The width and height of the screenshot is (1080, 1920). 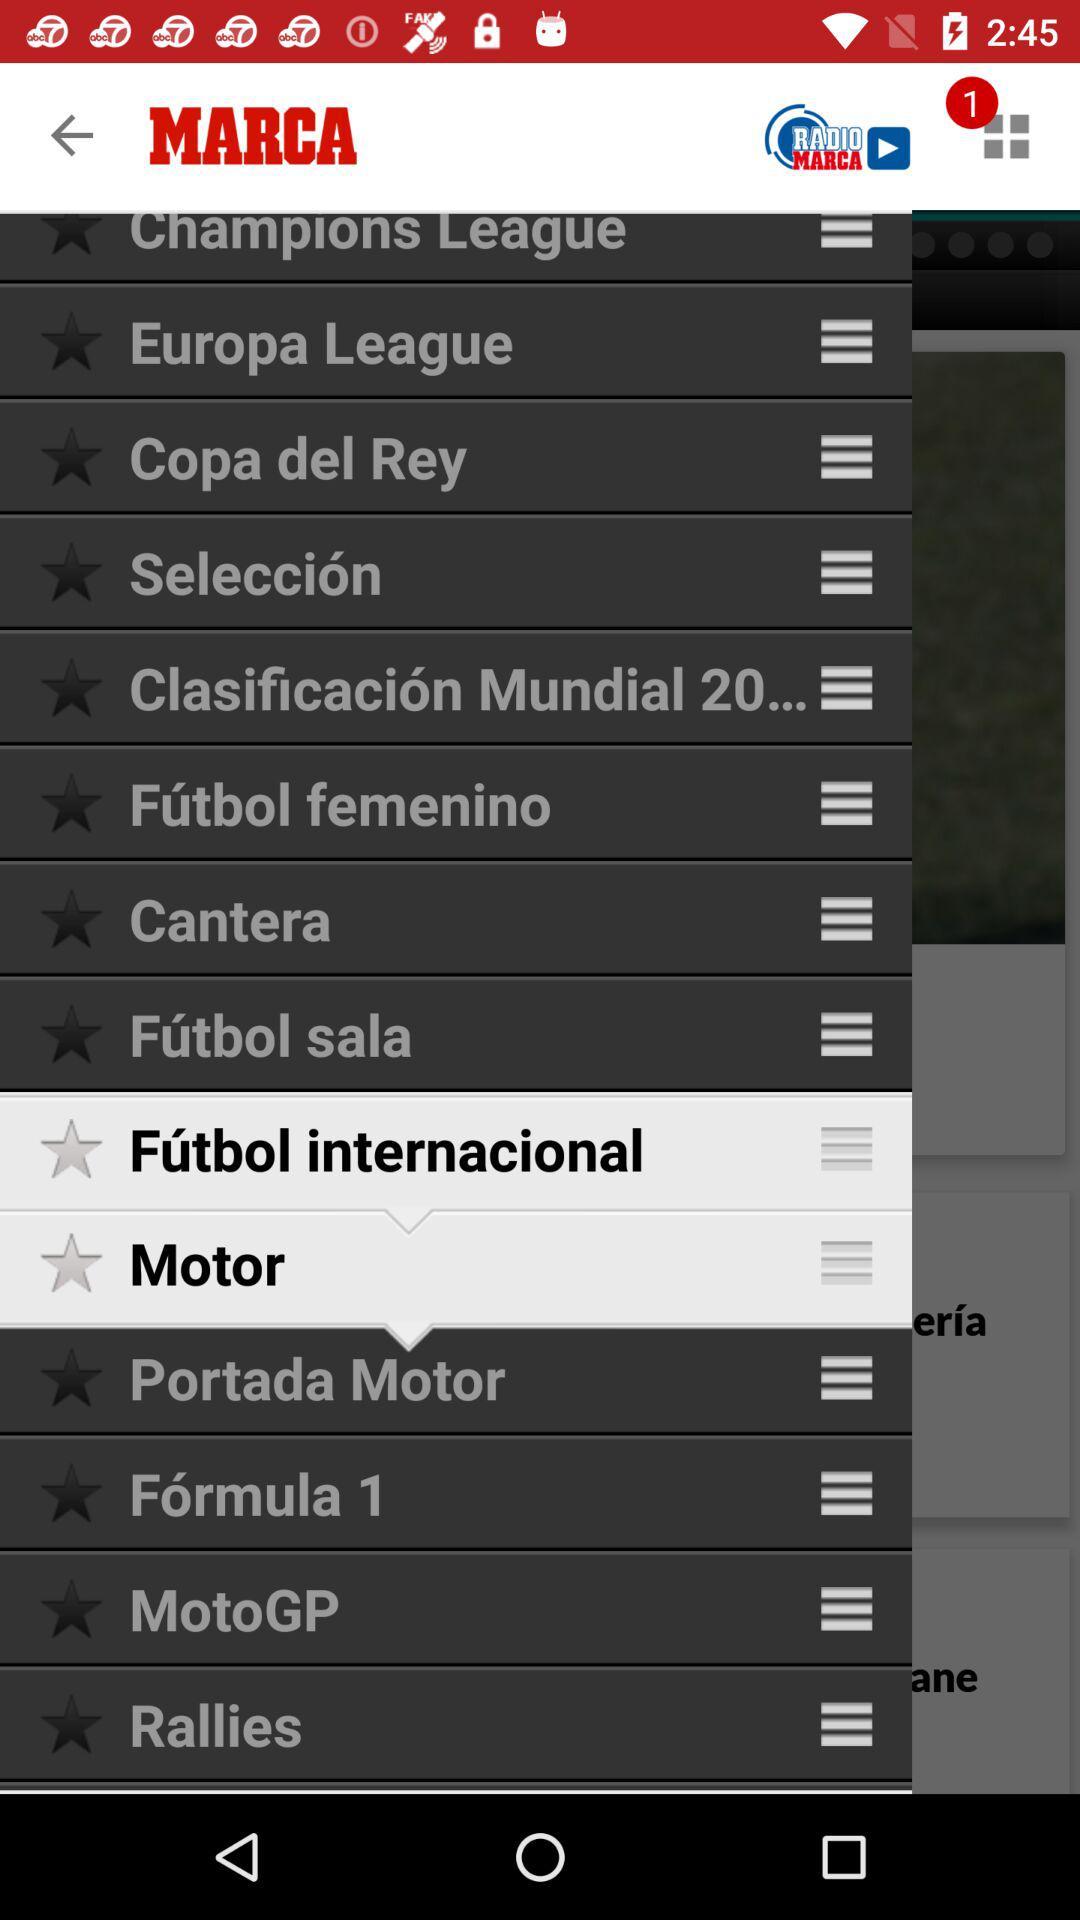 I want to click on the menu button which is to the right of the futbol femenino, so click(x=846, y=803).